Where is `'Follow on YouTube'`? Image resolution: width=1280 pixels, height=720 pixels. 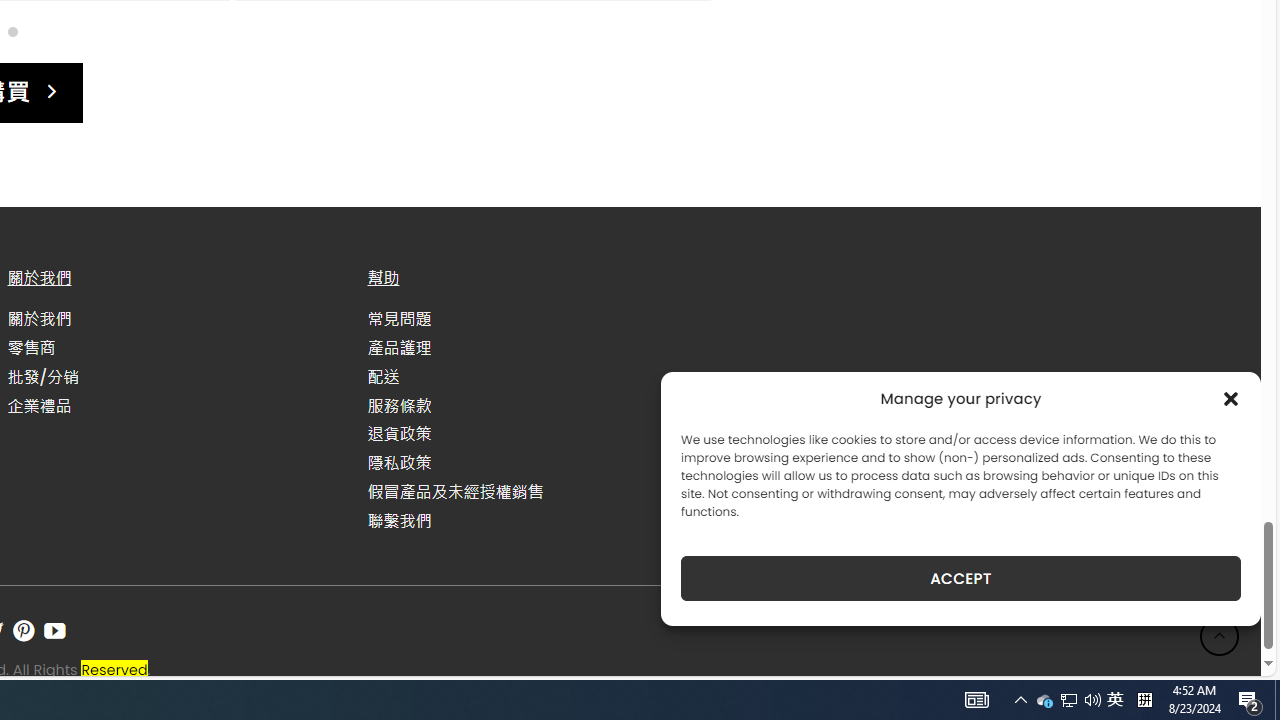
'Follow on YouTube' is located at coordinates (55, 631).